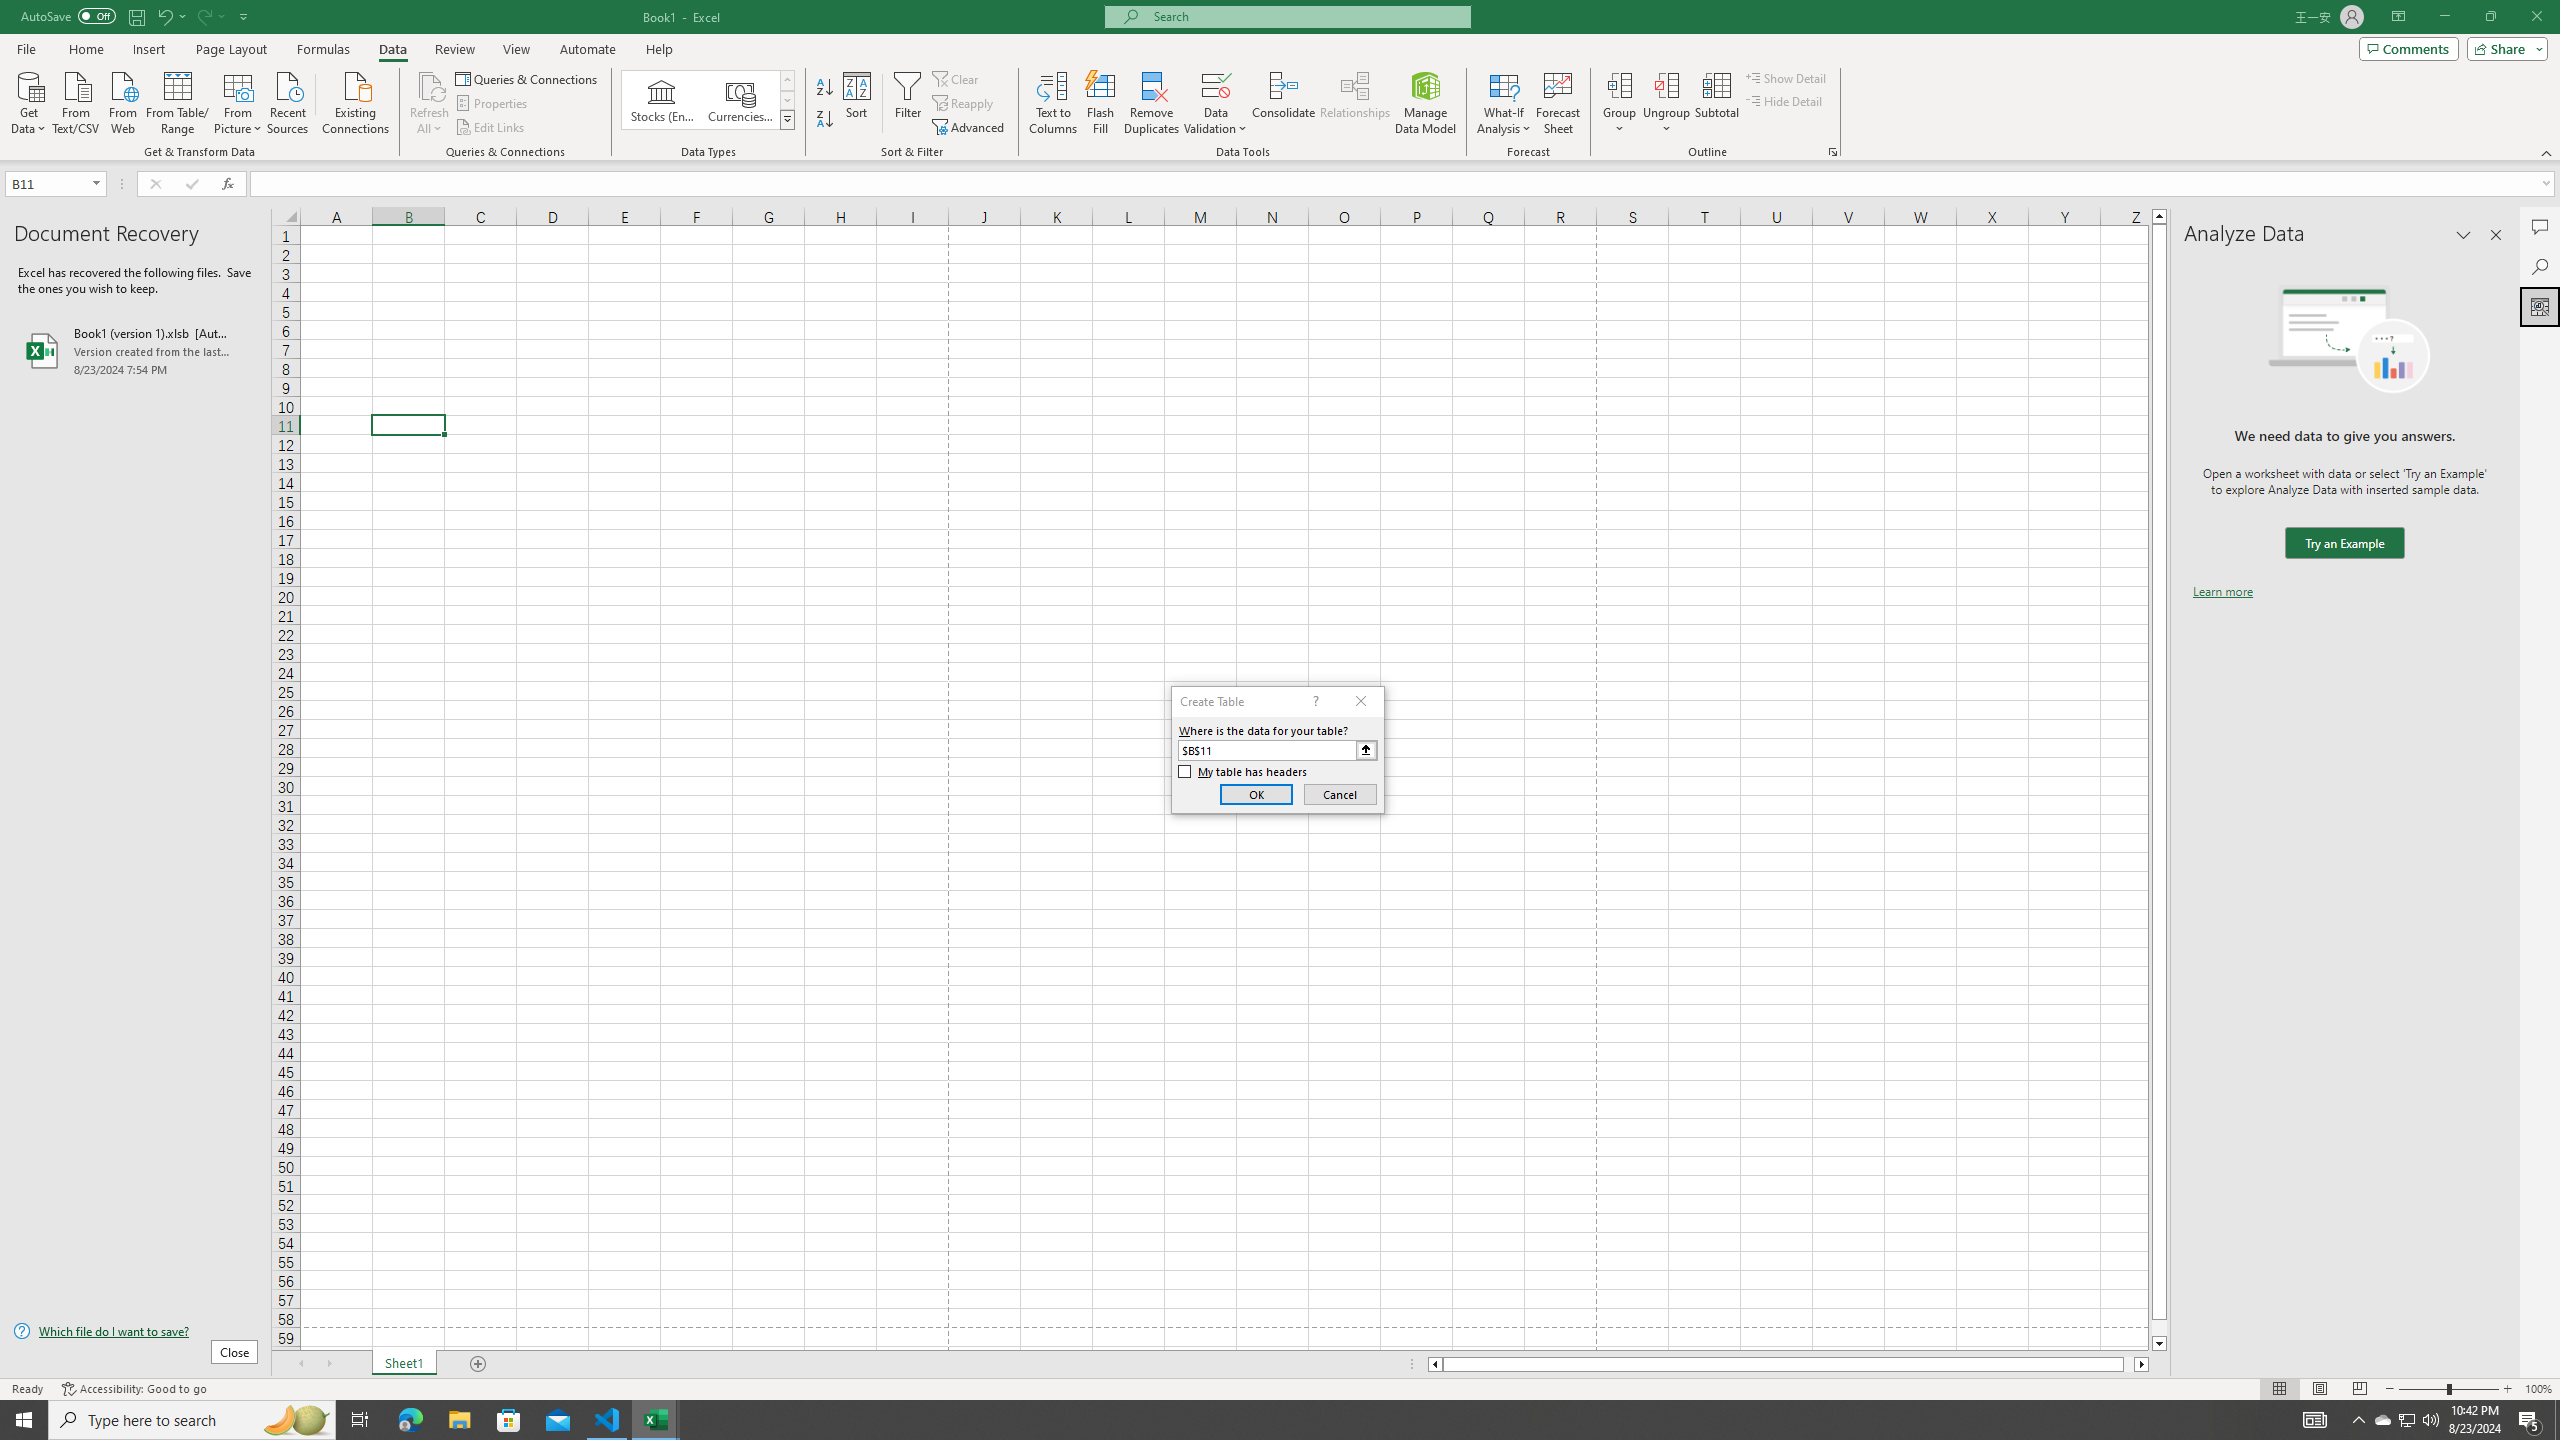 This screenshot has width=2560, height=1440. What do you see at coordinates (2502, 47) in the screenshot?
I see `'Share'` at bounding box center [2502, 47].